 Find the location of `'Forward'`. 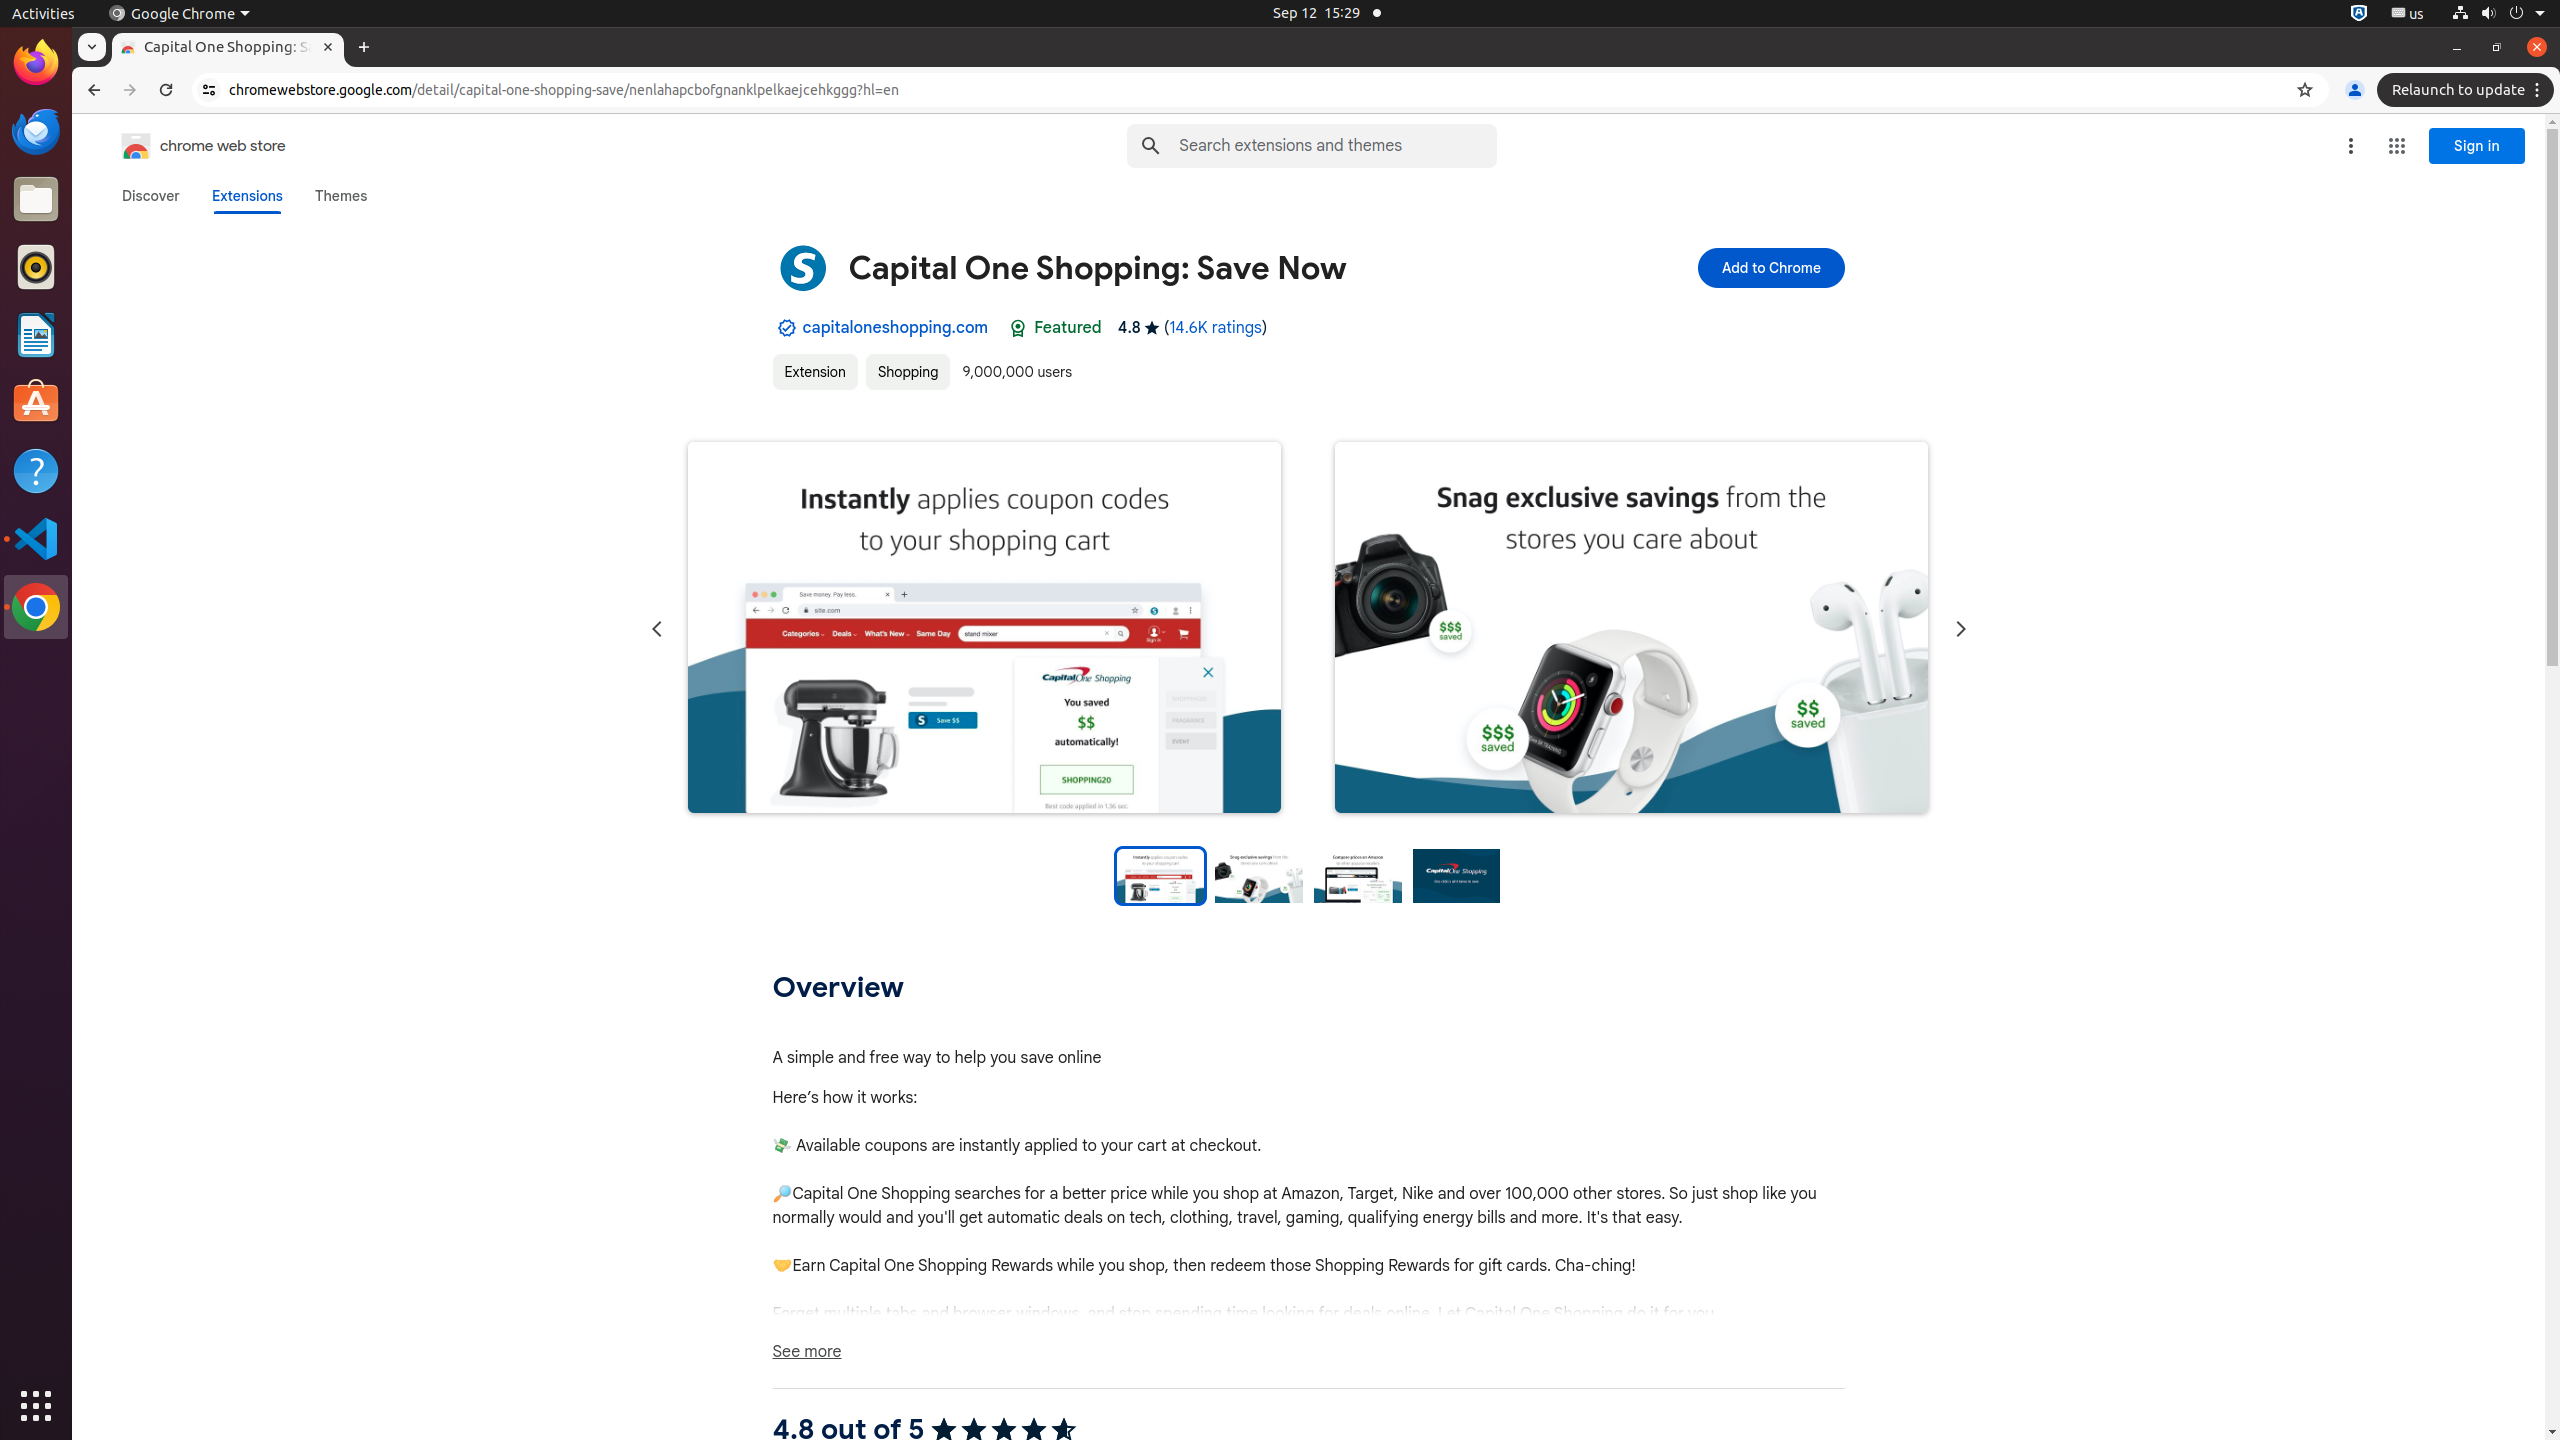

'Forward' is located at coordinates (130, 89).